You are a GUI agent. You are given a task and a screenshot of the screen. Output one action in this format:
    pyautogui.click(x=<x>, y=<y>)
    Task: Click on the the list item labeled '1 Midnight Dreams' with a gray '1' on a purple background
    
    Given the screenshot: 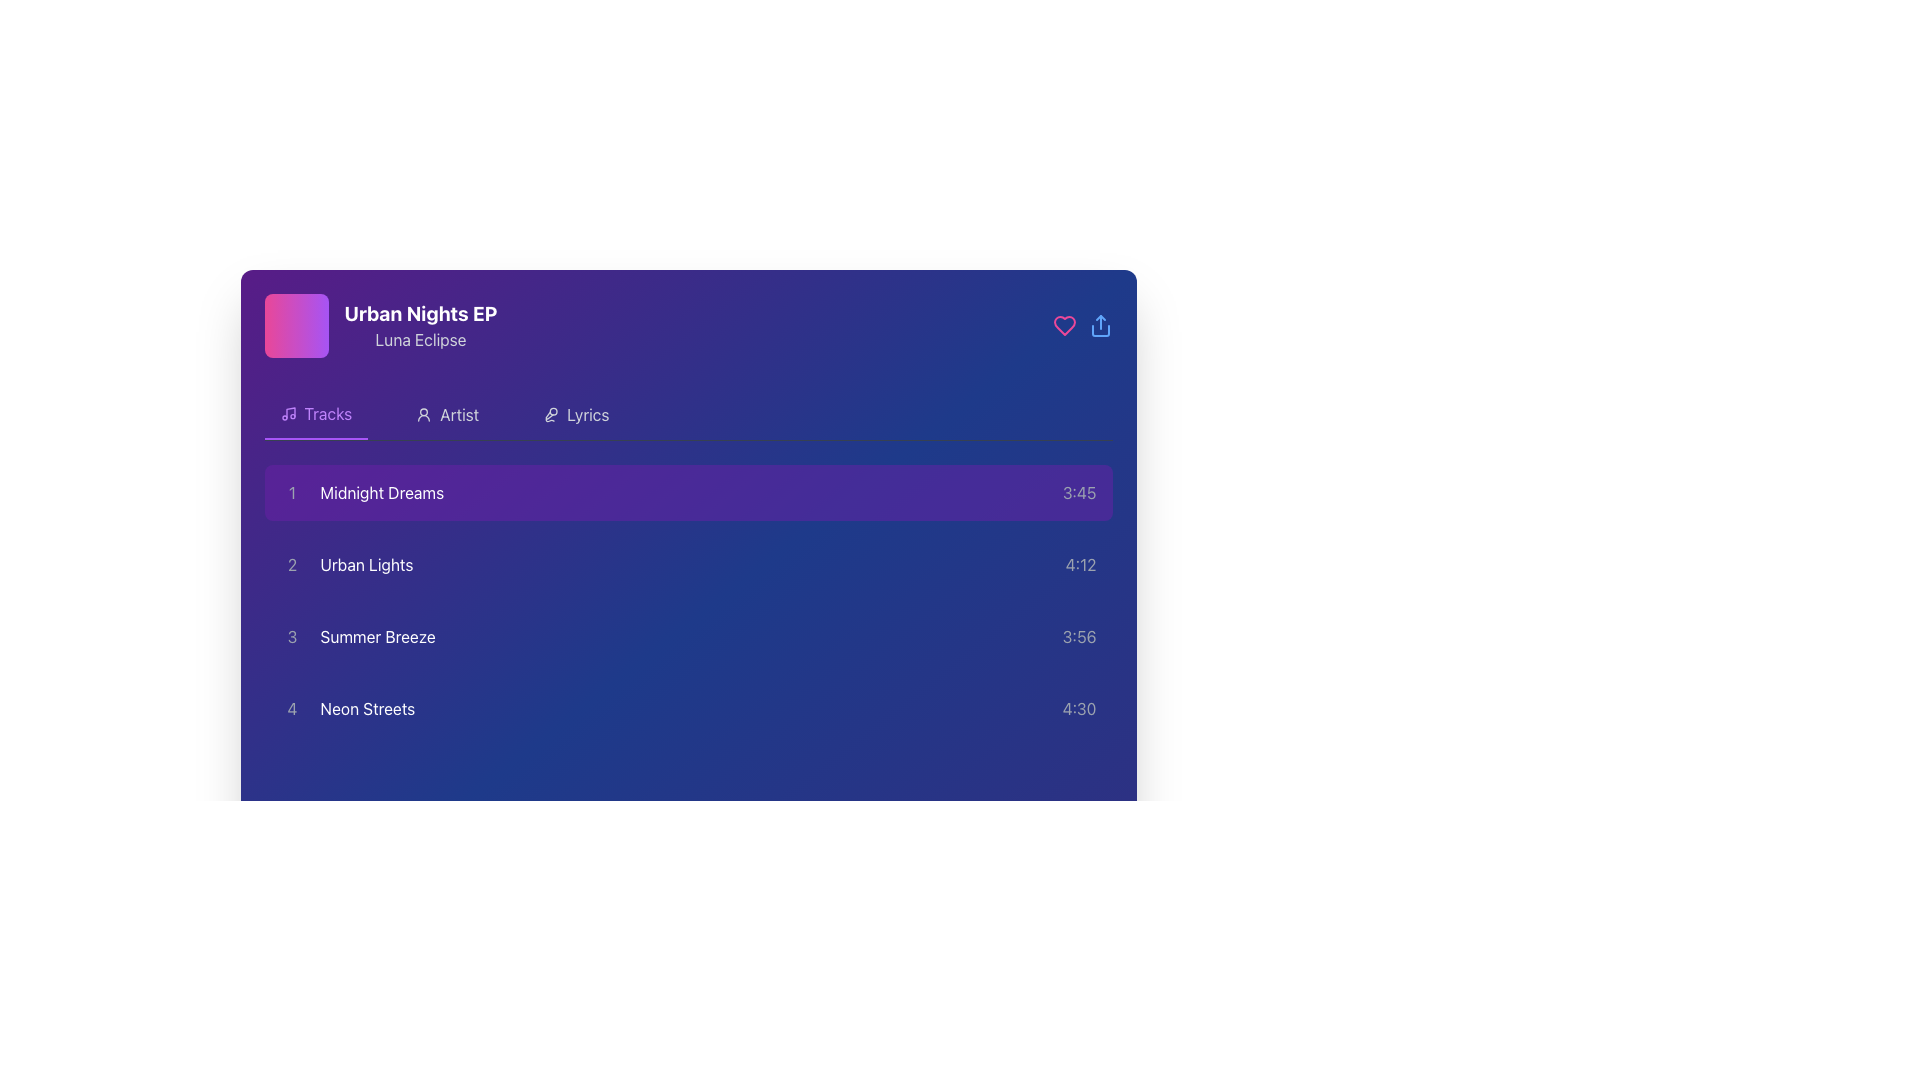 What is the action you would take?
    pyautogui.click(x=361, y=493)
    